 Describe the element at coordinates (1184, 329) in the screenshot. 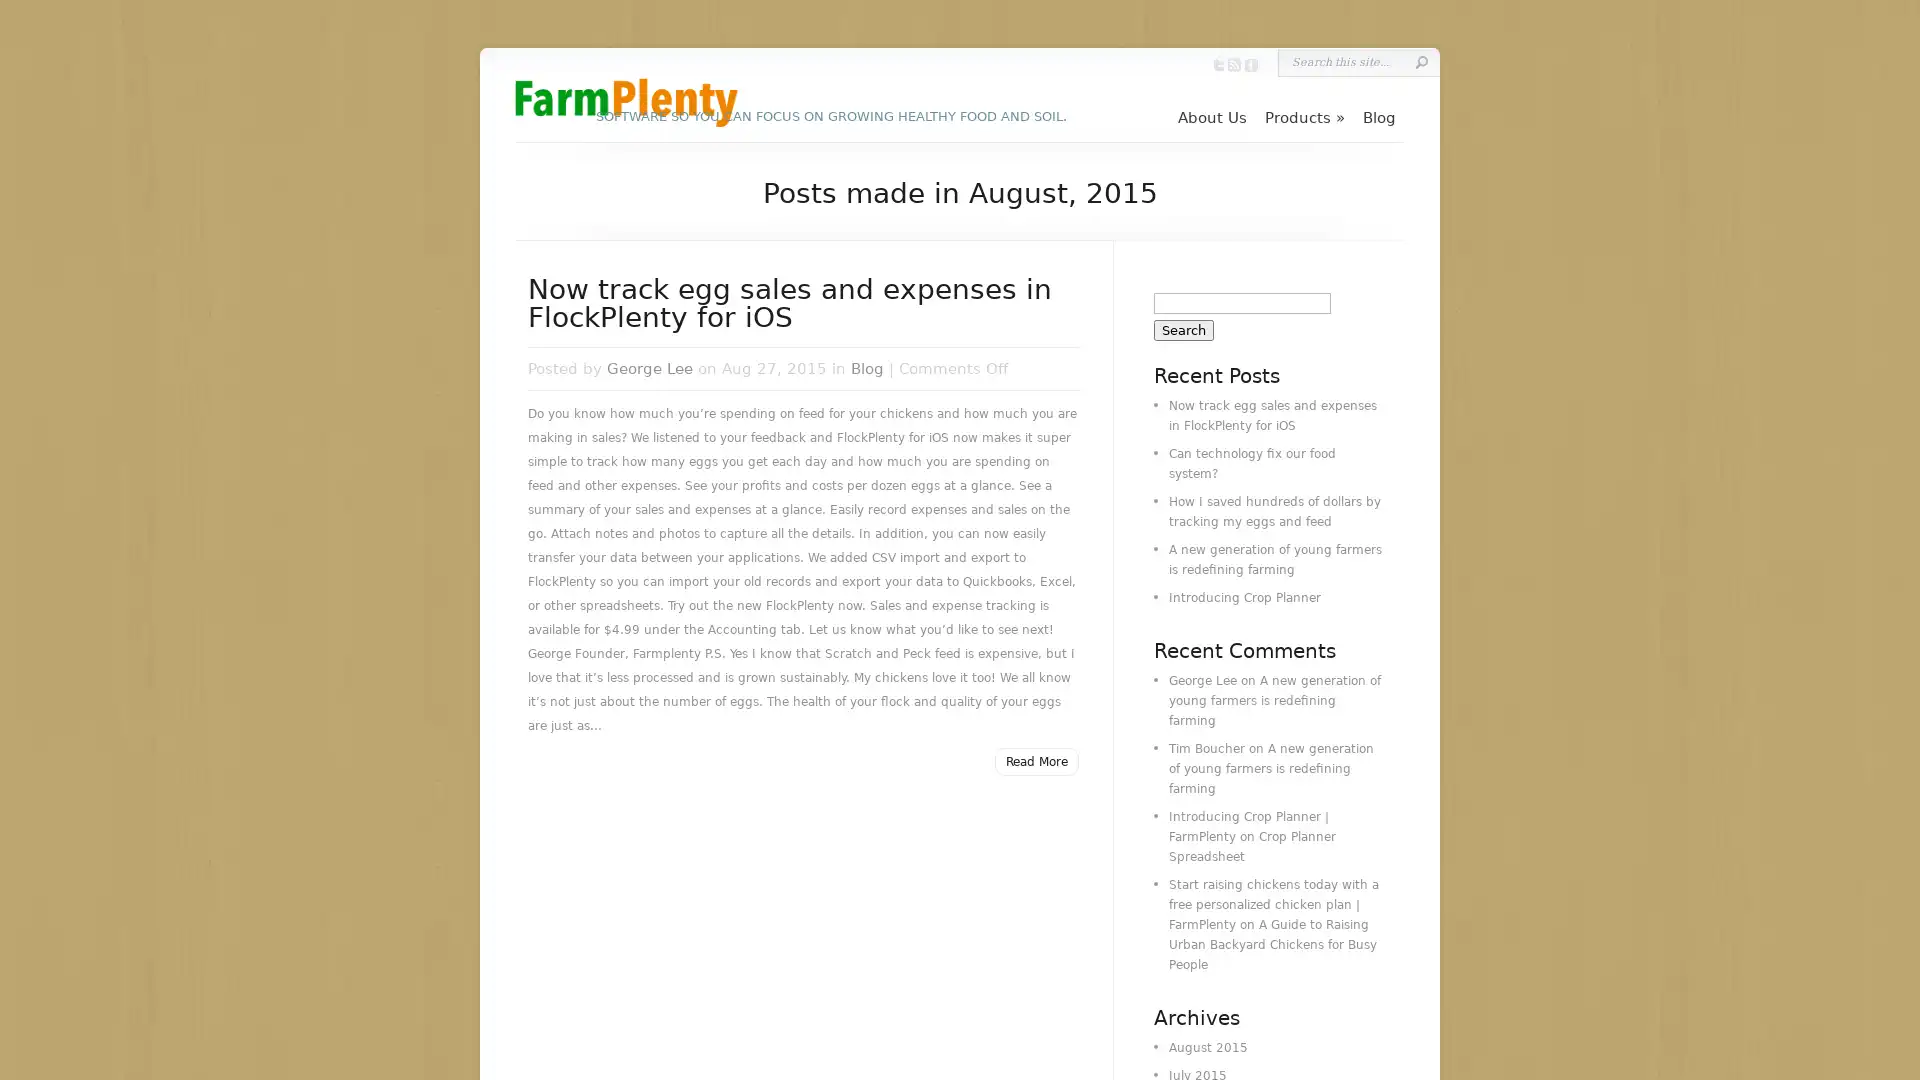

I see `Search` at that location.